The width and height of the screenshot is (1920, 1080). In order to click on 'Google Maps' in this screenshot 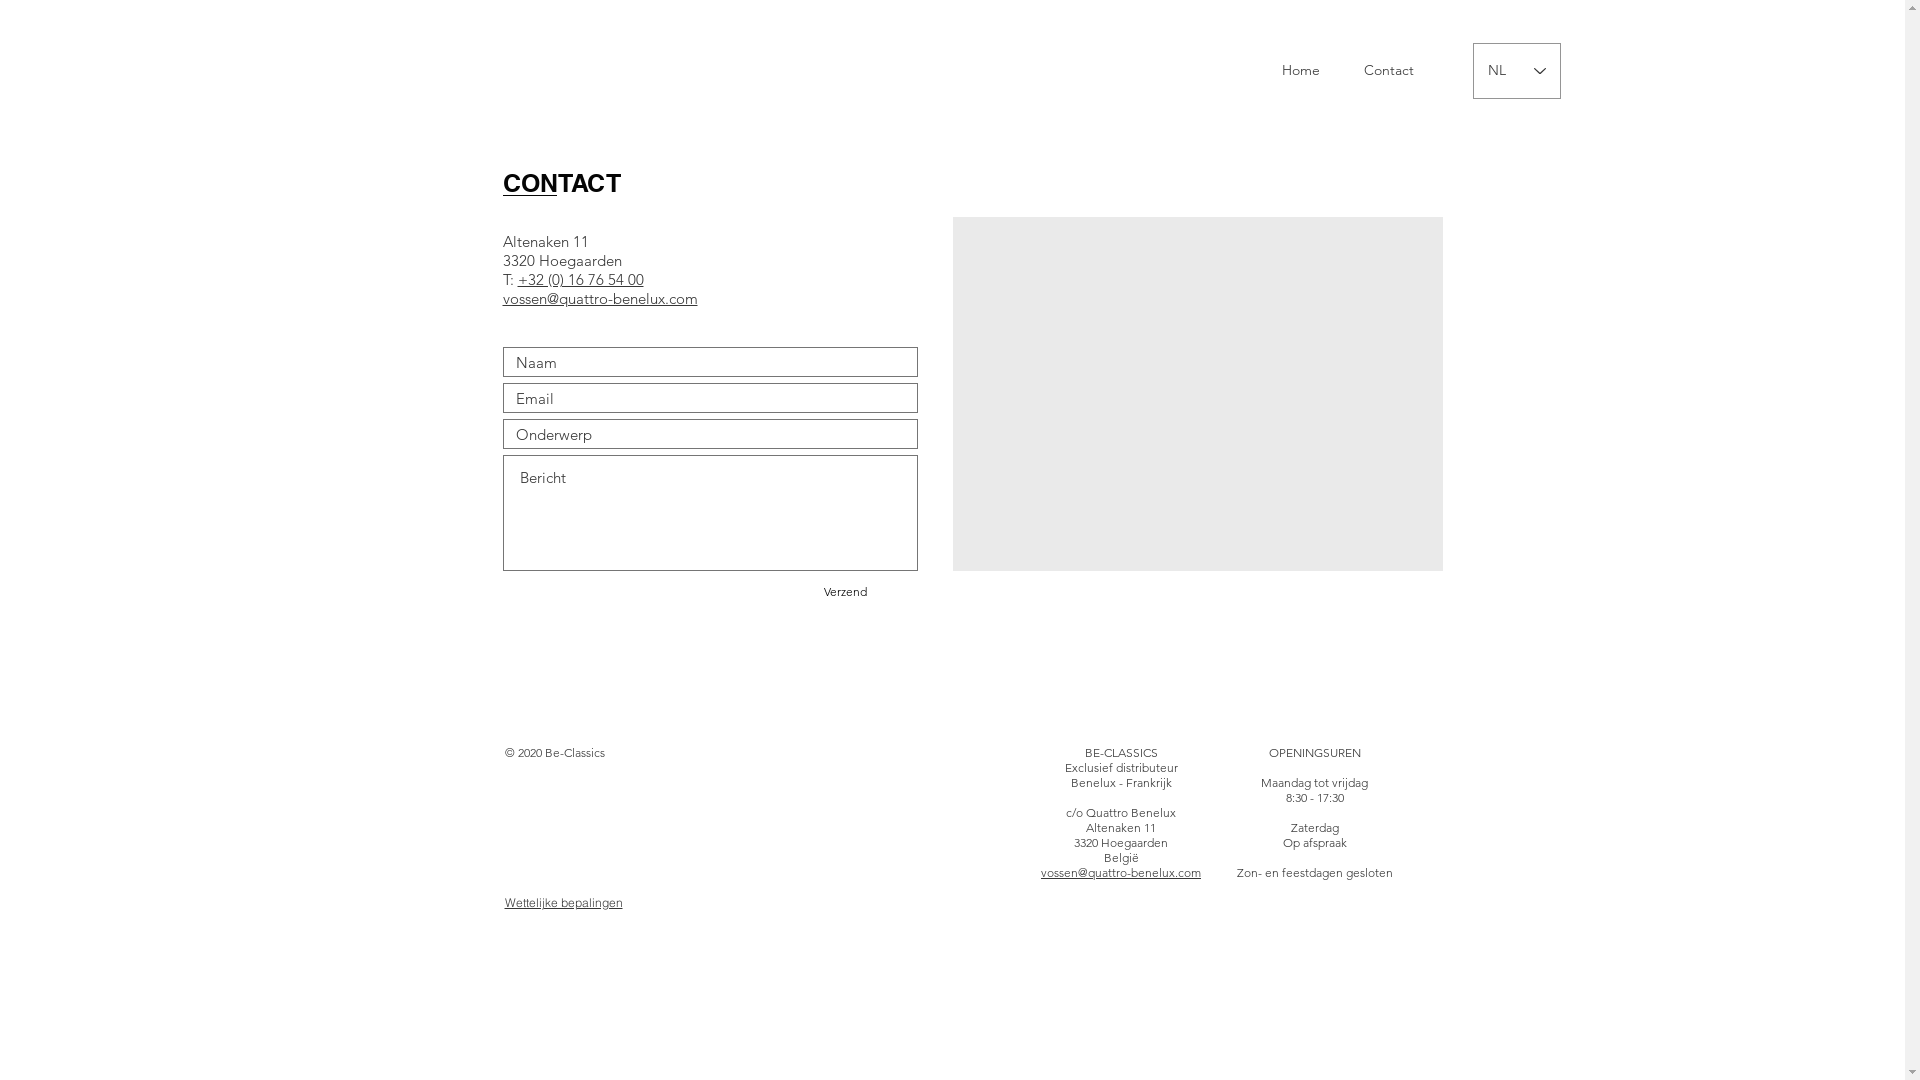, I will do `click(1198, 393)`.